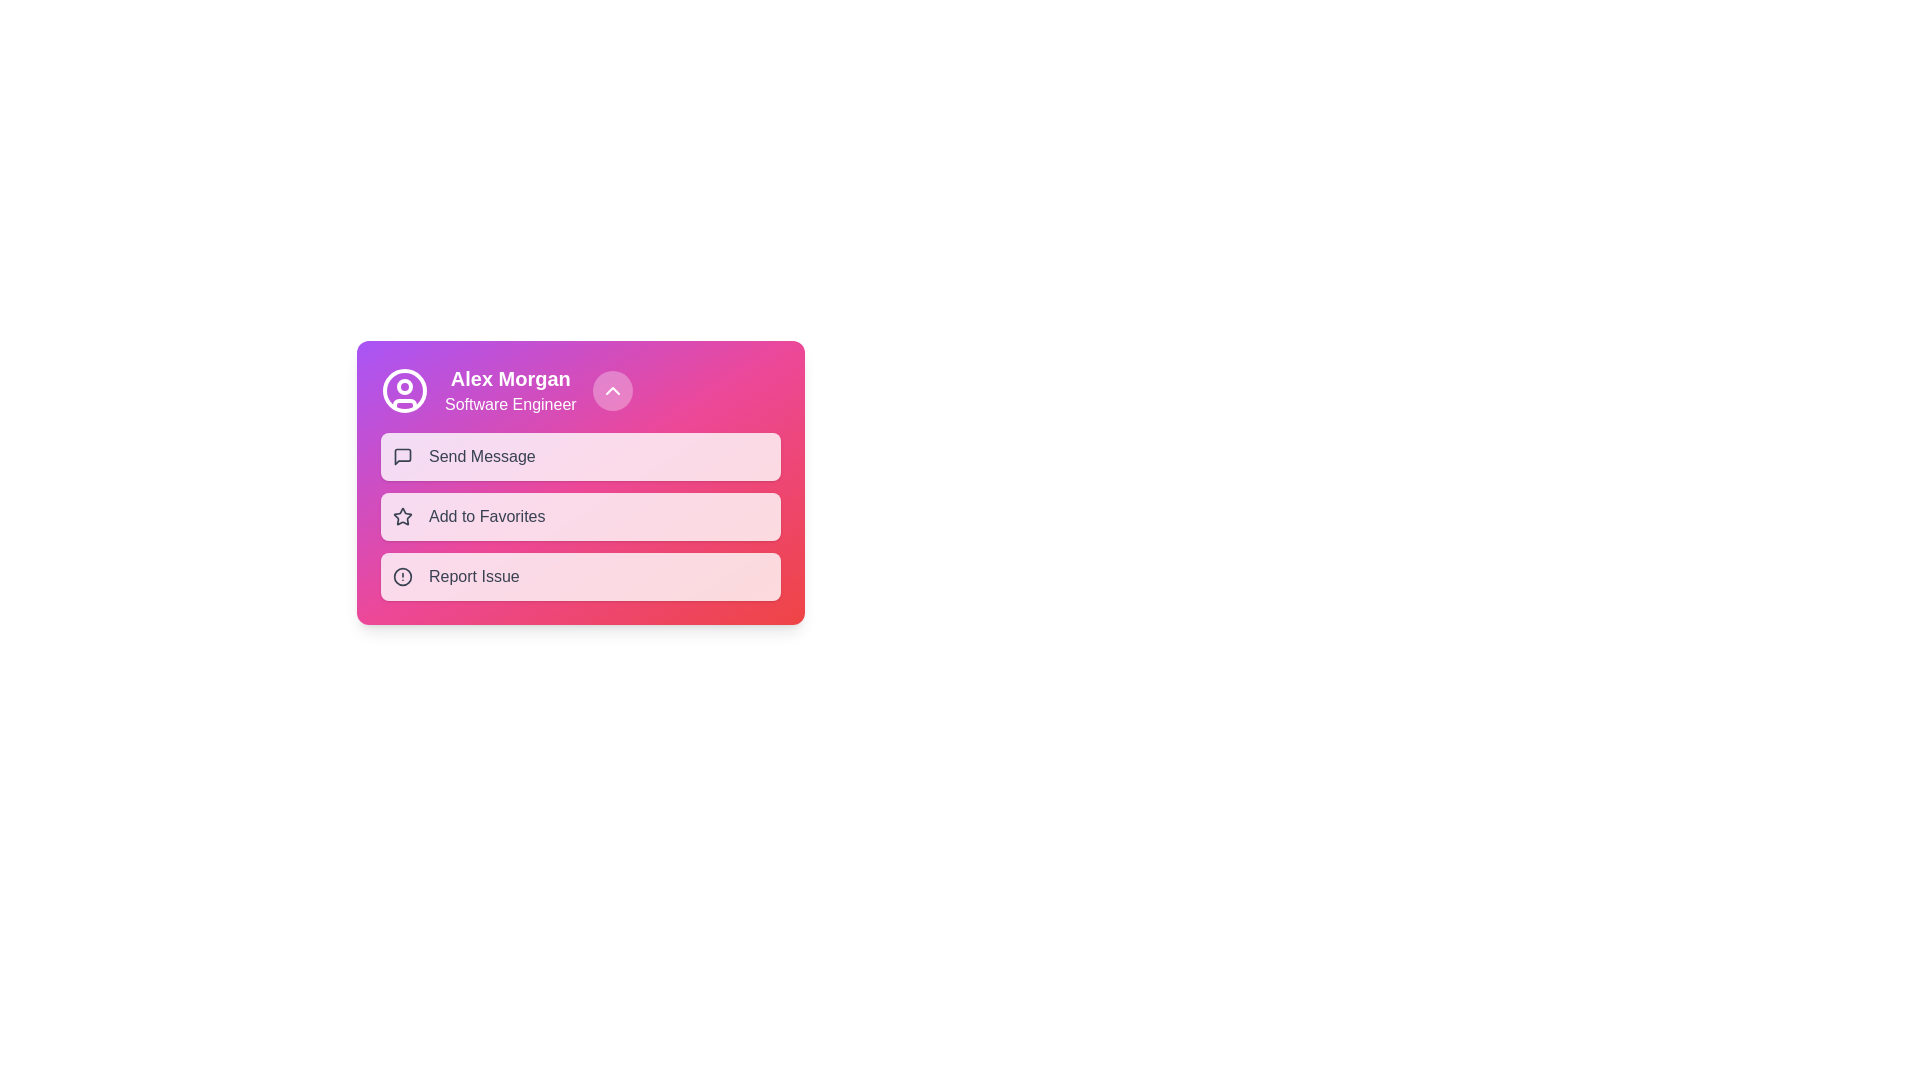 The image size is (1920, 1080). I want to click on the 'Report Issue' text label, so click(473, 577).